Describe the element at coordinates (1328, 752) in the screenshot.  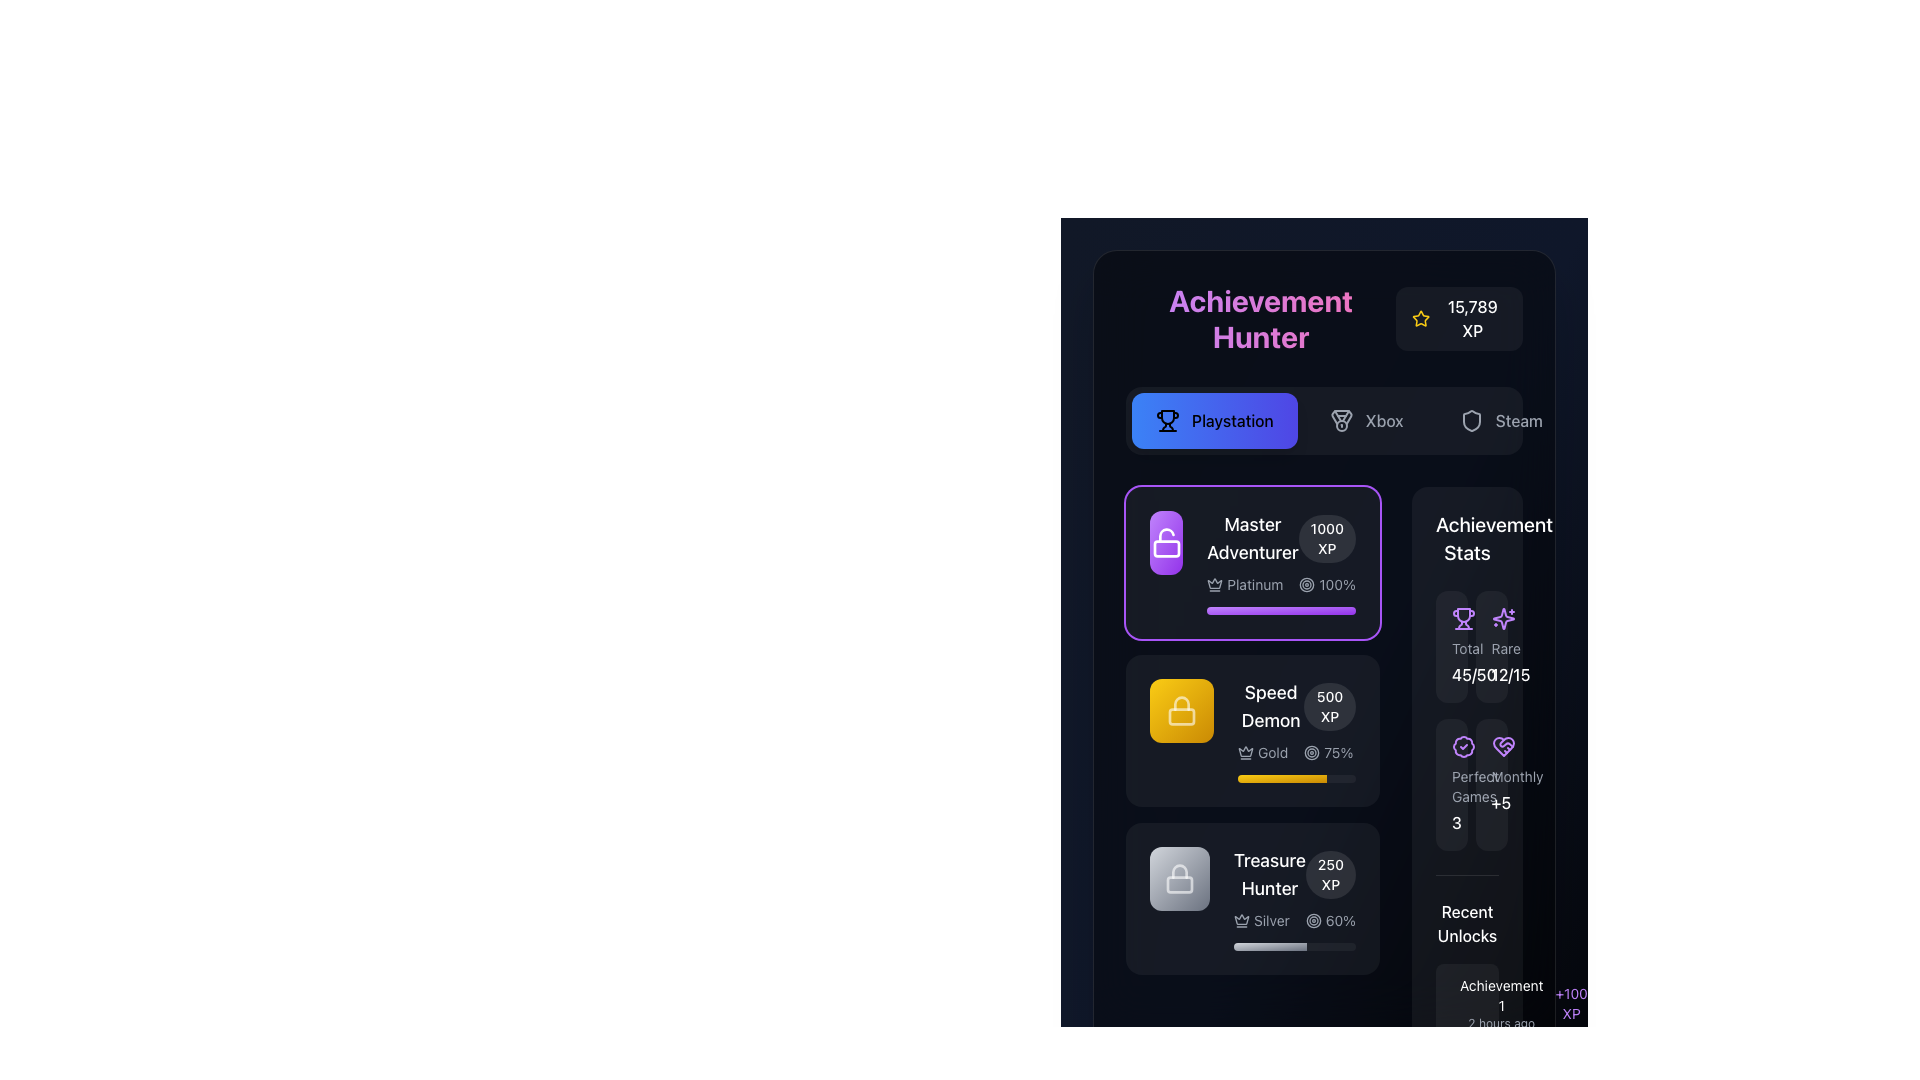
I see `the progress information displayed by the circular target icon with the text '75%' to its right, located beneath the 'Master Adventurer' card and within the 'Speed Demon' achievement card` at that location.